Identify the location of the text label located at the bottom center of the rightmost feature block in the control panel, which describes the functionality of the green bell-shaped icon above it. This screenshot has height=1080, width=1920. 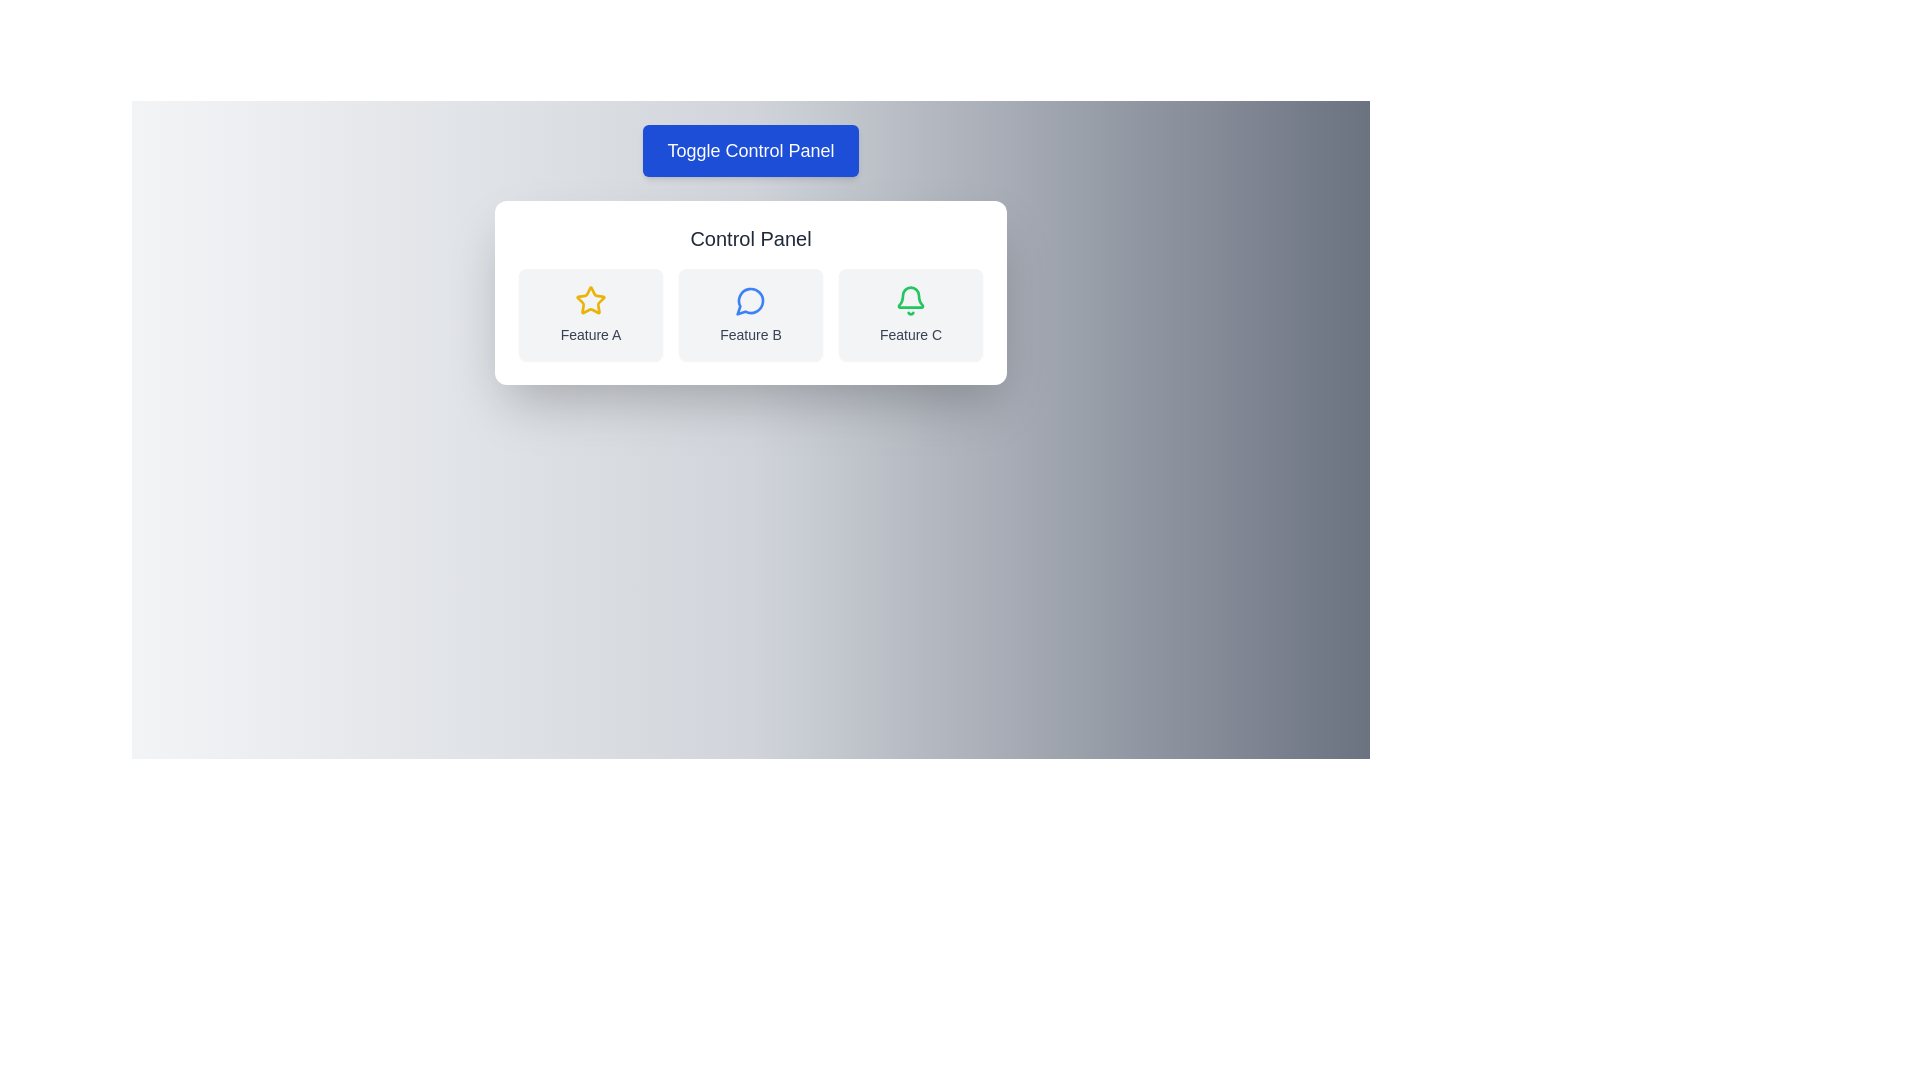
(910, 334).